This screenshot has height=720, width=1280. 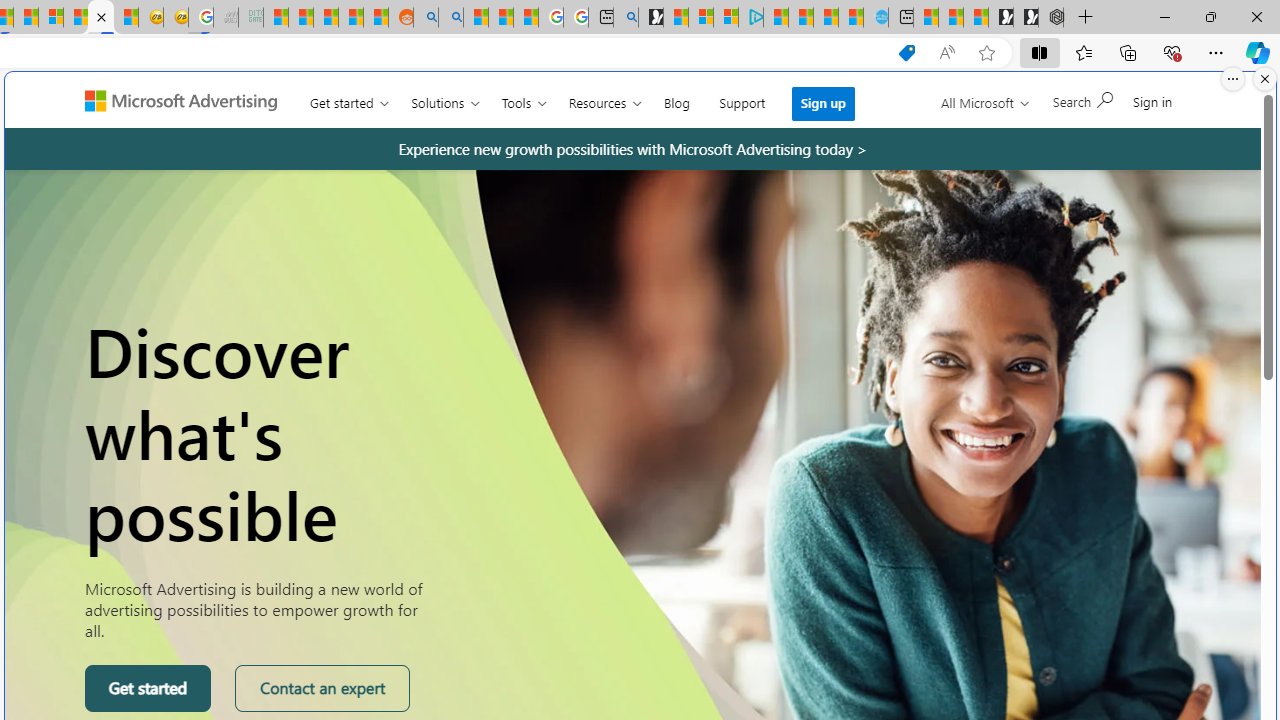 I want to click on 'Support', so click(x=742, y=99).